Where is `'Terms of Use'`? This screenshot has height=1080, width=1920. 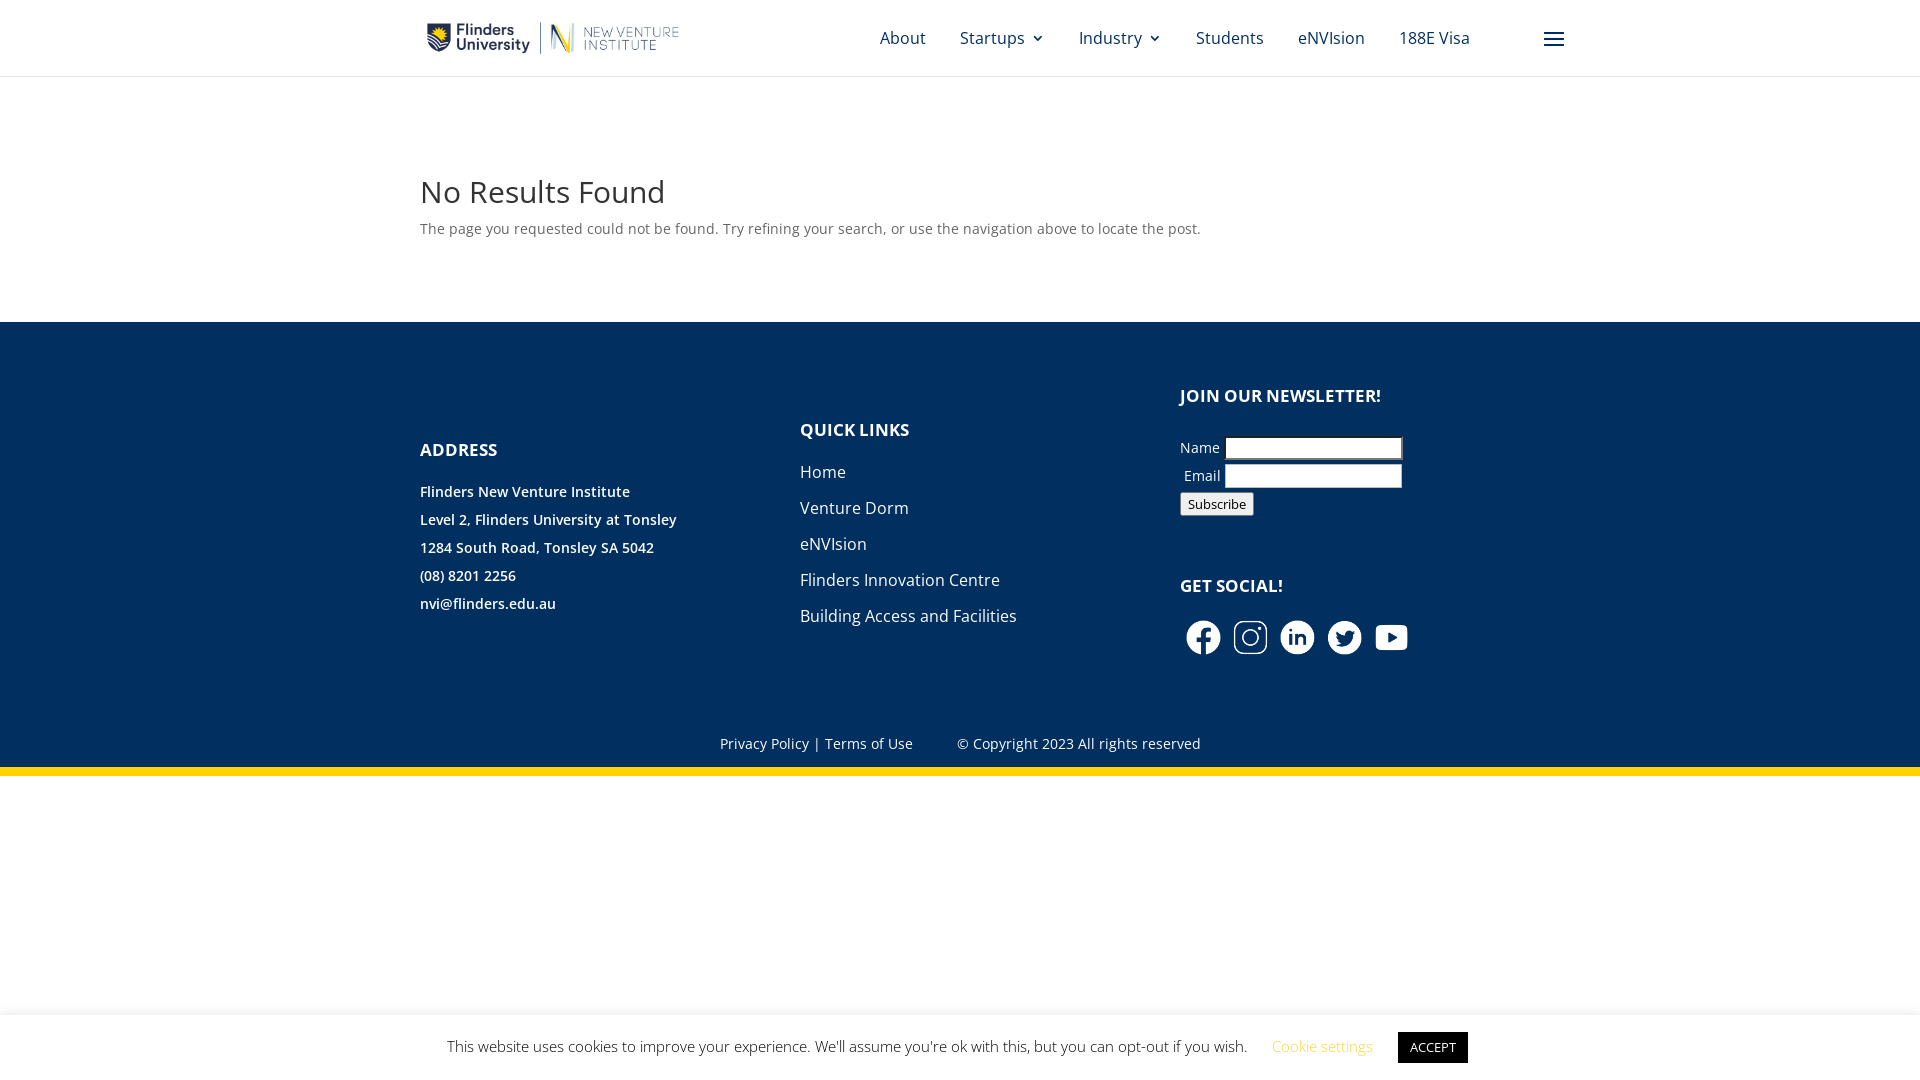
'Terms of Use' is located at coordinates (824, 743).